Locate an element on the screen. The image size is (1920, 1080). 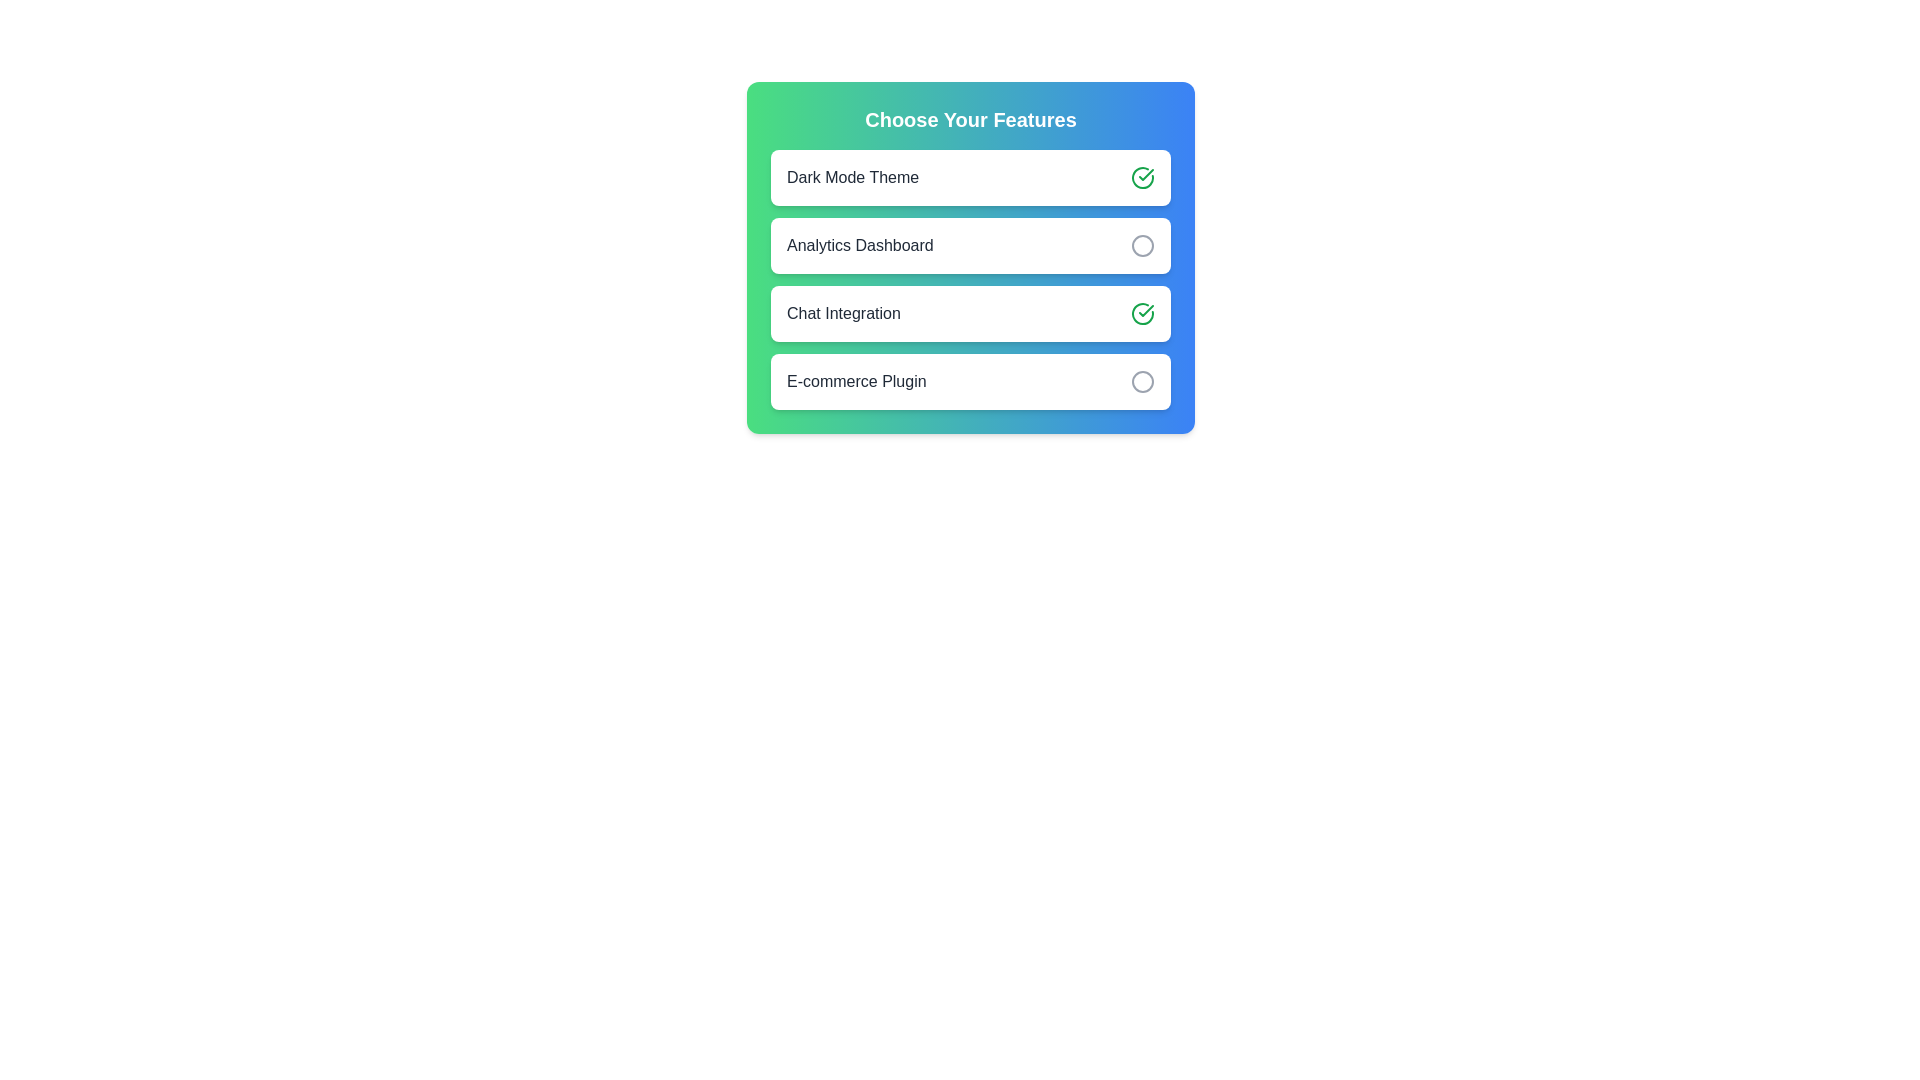
the feature E-commerce Plugin is located at coordinates (1142, 381).